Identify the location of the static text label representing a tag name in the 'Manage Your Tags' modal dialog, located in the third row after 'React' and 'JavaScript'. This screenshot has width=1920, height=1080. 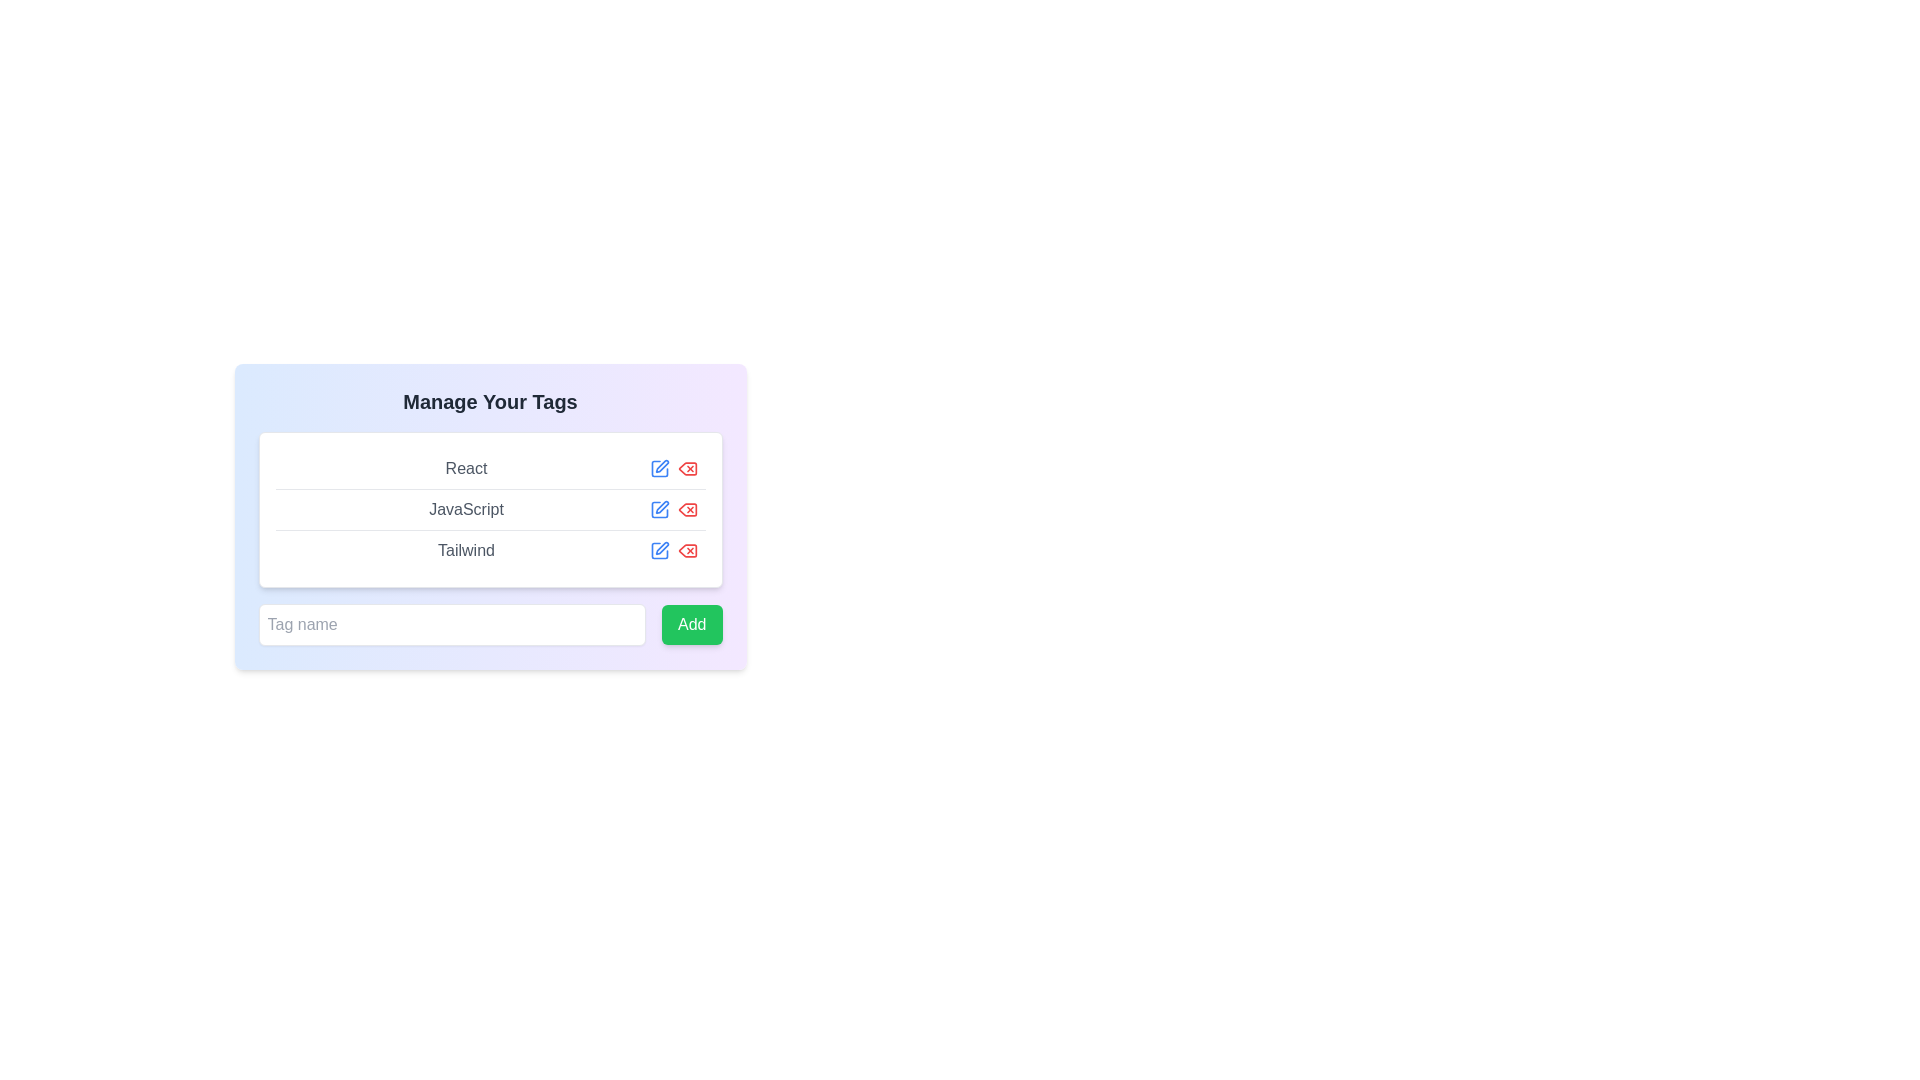
(465, 551).